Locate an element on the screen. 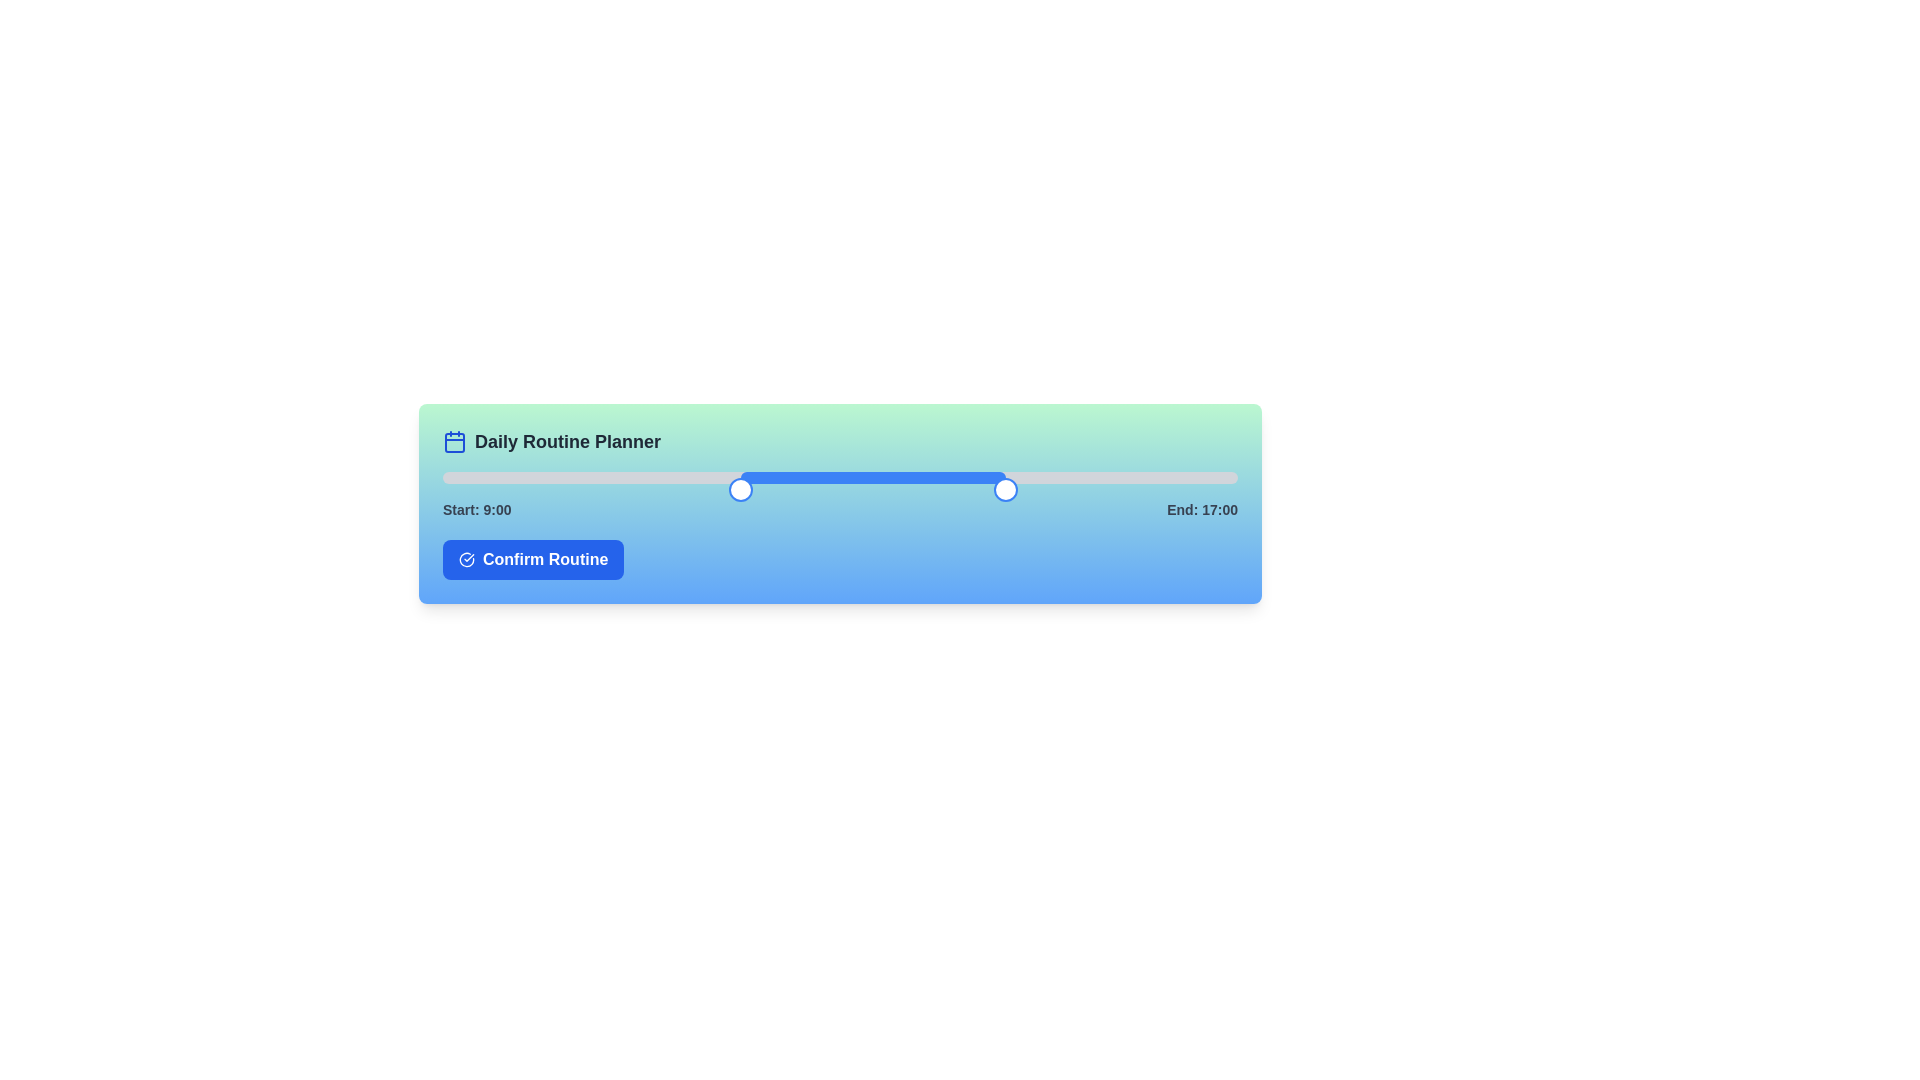  the slider handle is located at coordinates (1200, 489).